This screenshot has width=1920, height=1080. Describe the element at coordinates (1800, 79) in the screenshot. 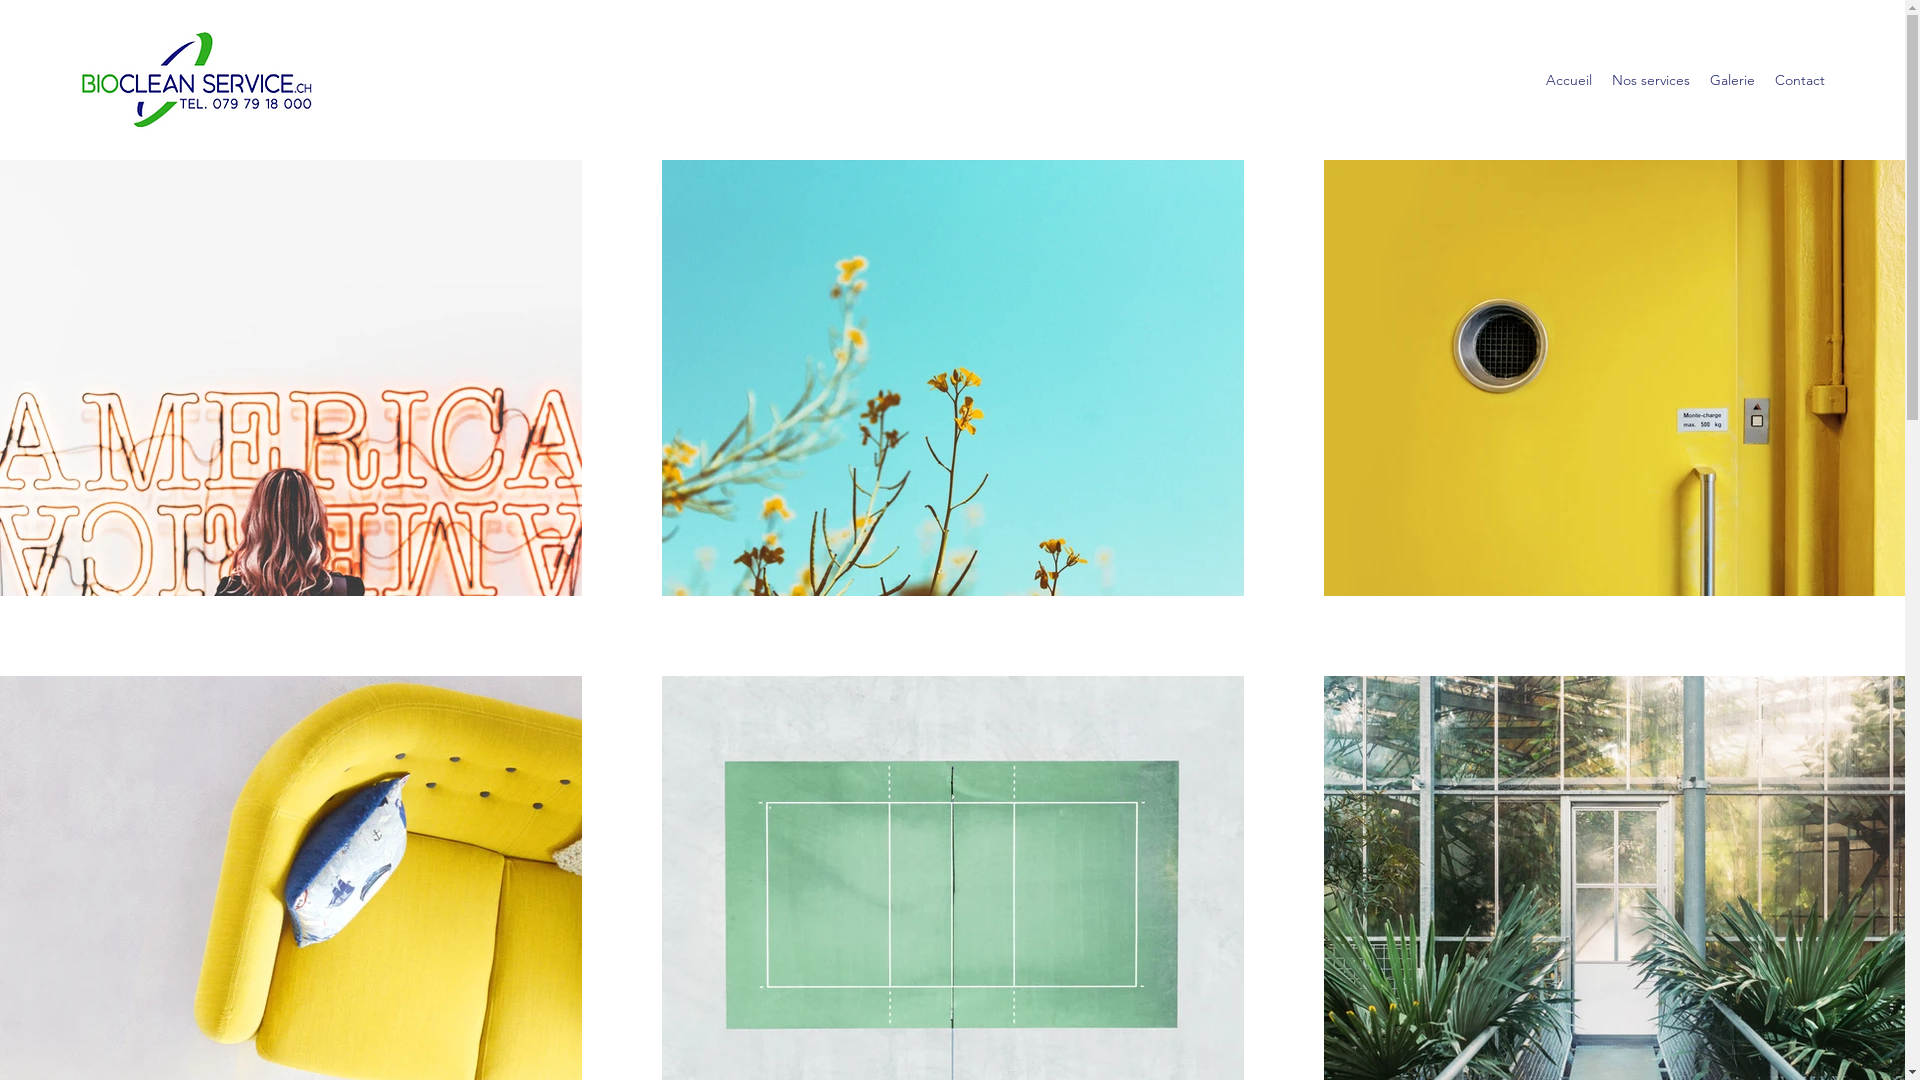

I see `'Contact'` at that location.